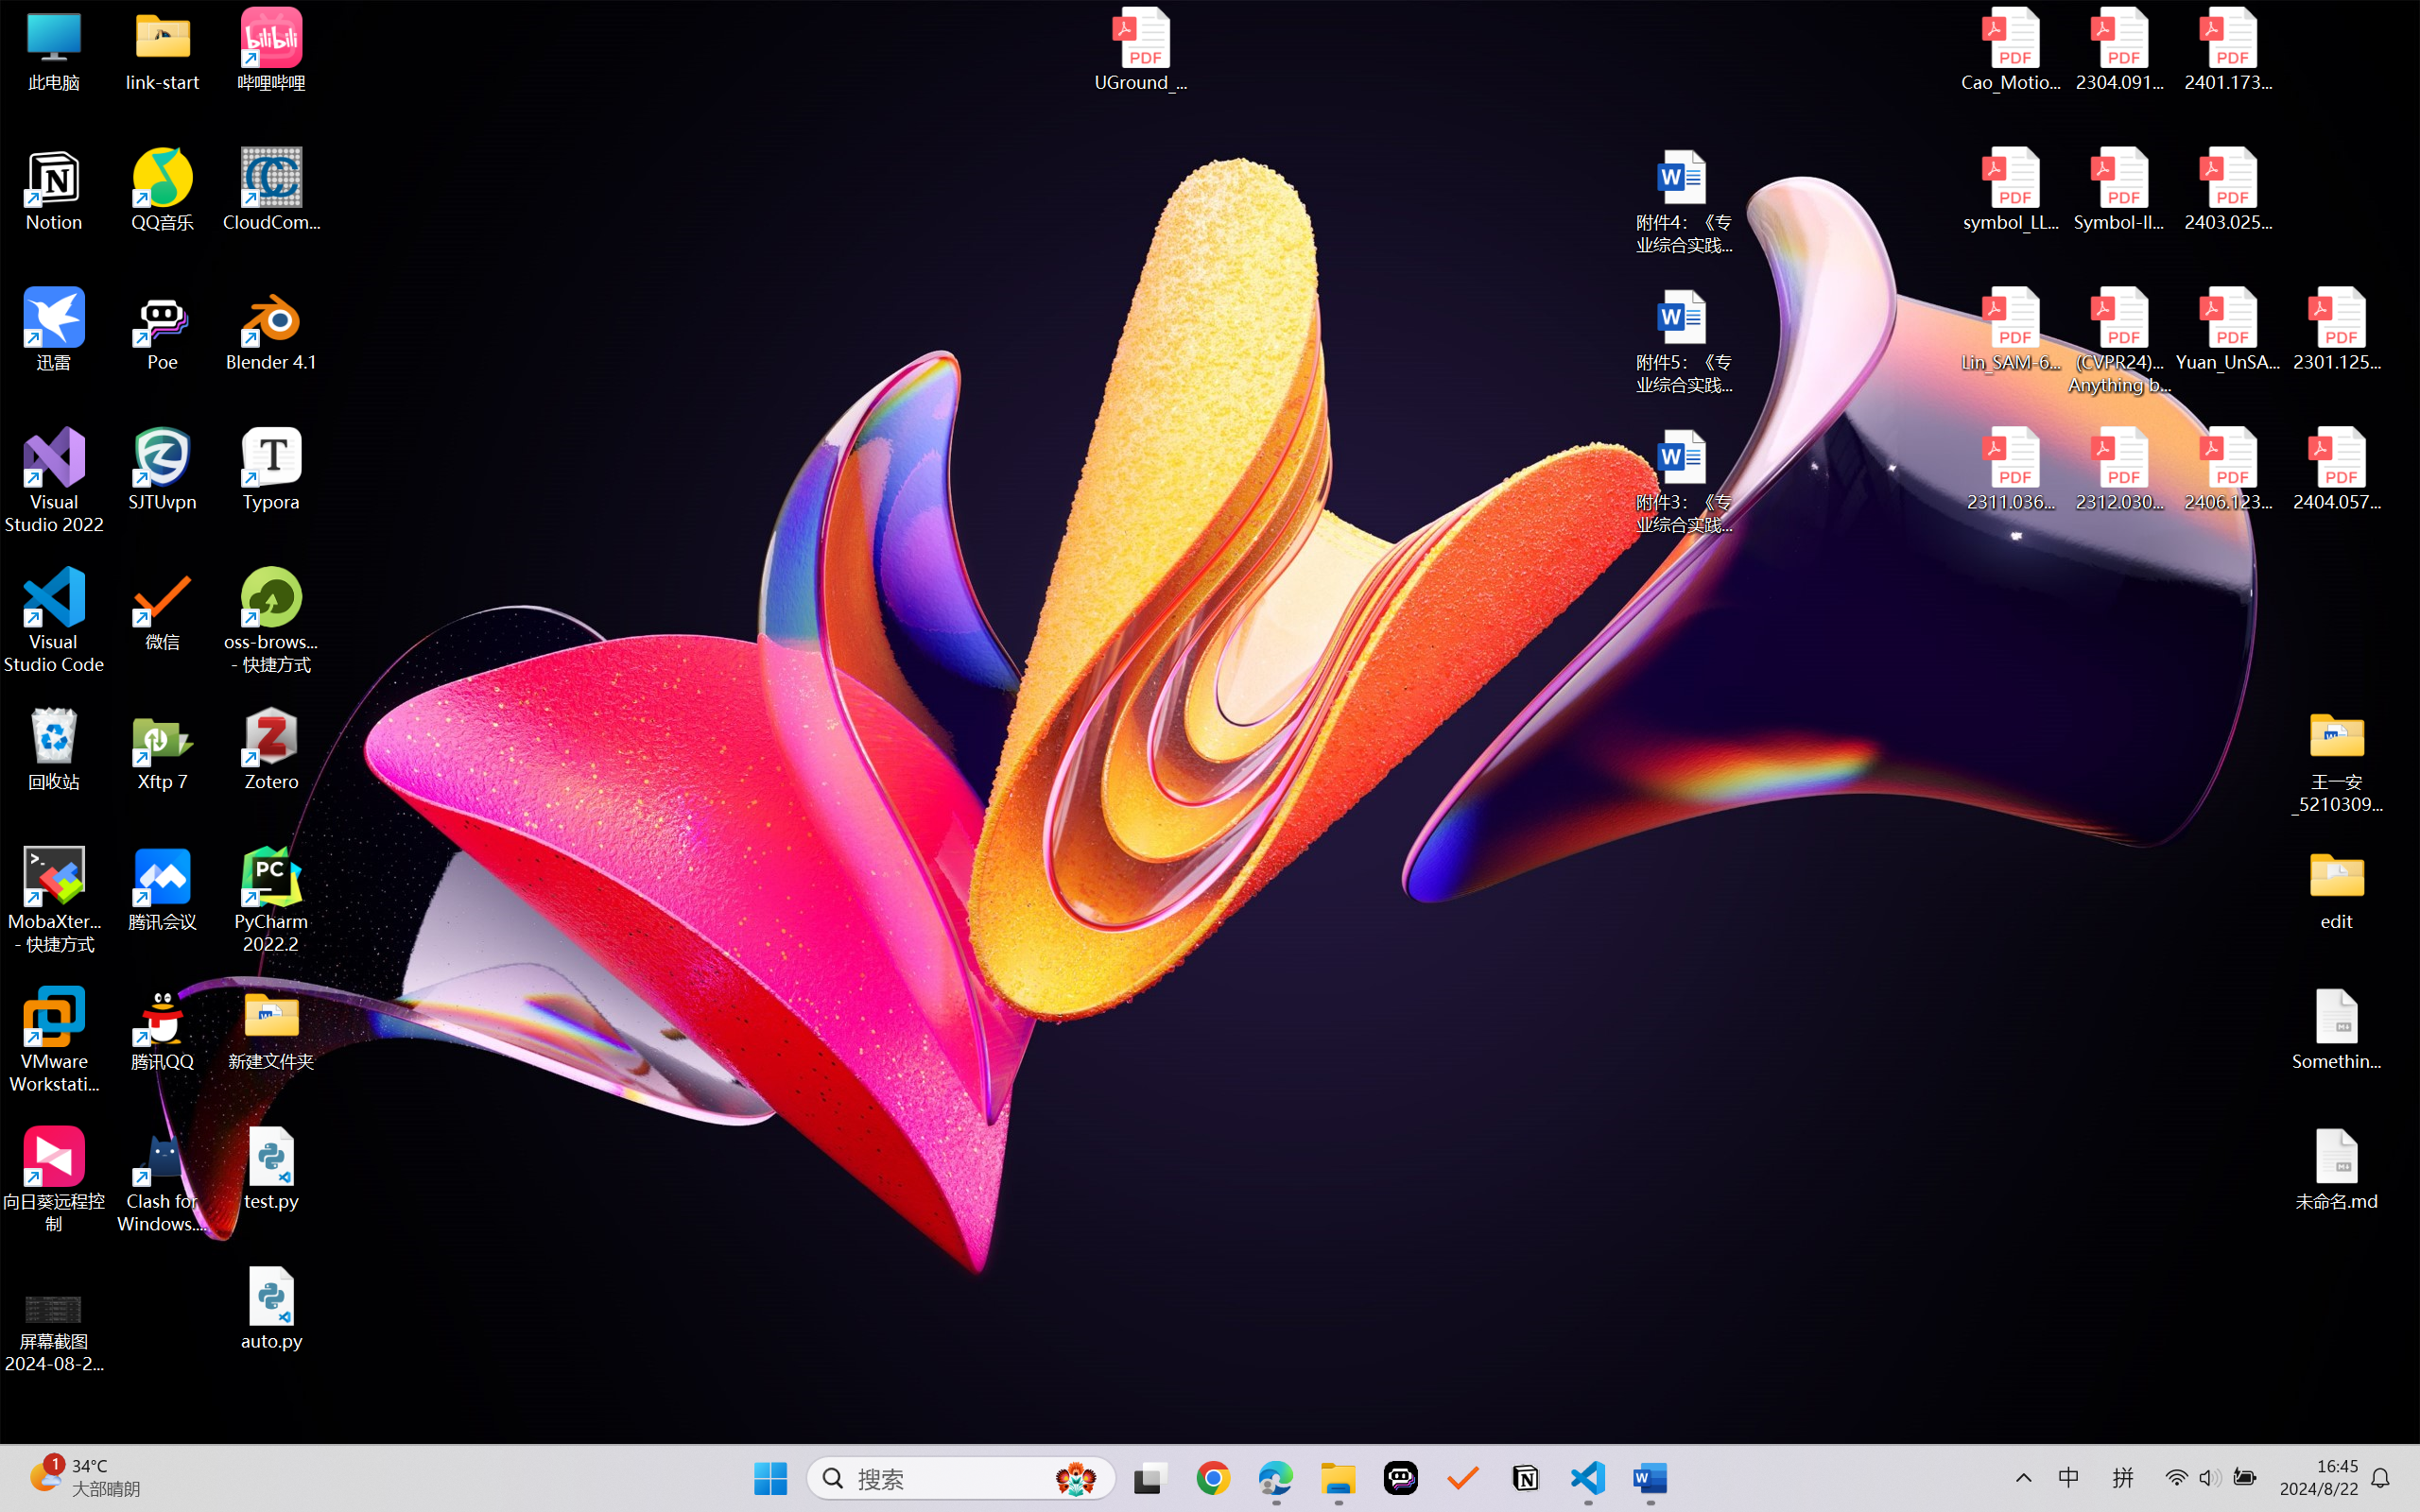  What do you see at coordinates (2118, 49) in the screenshot?
I see `'2304.09121v3.pdf'` at bounding box center [2118, 49].